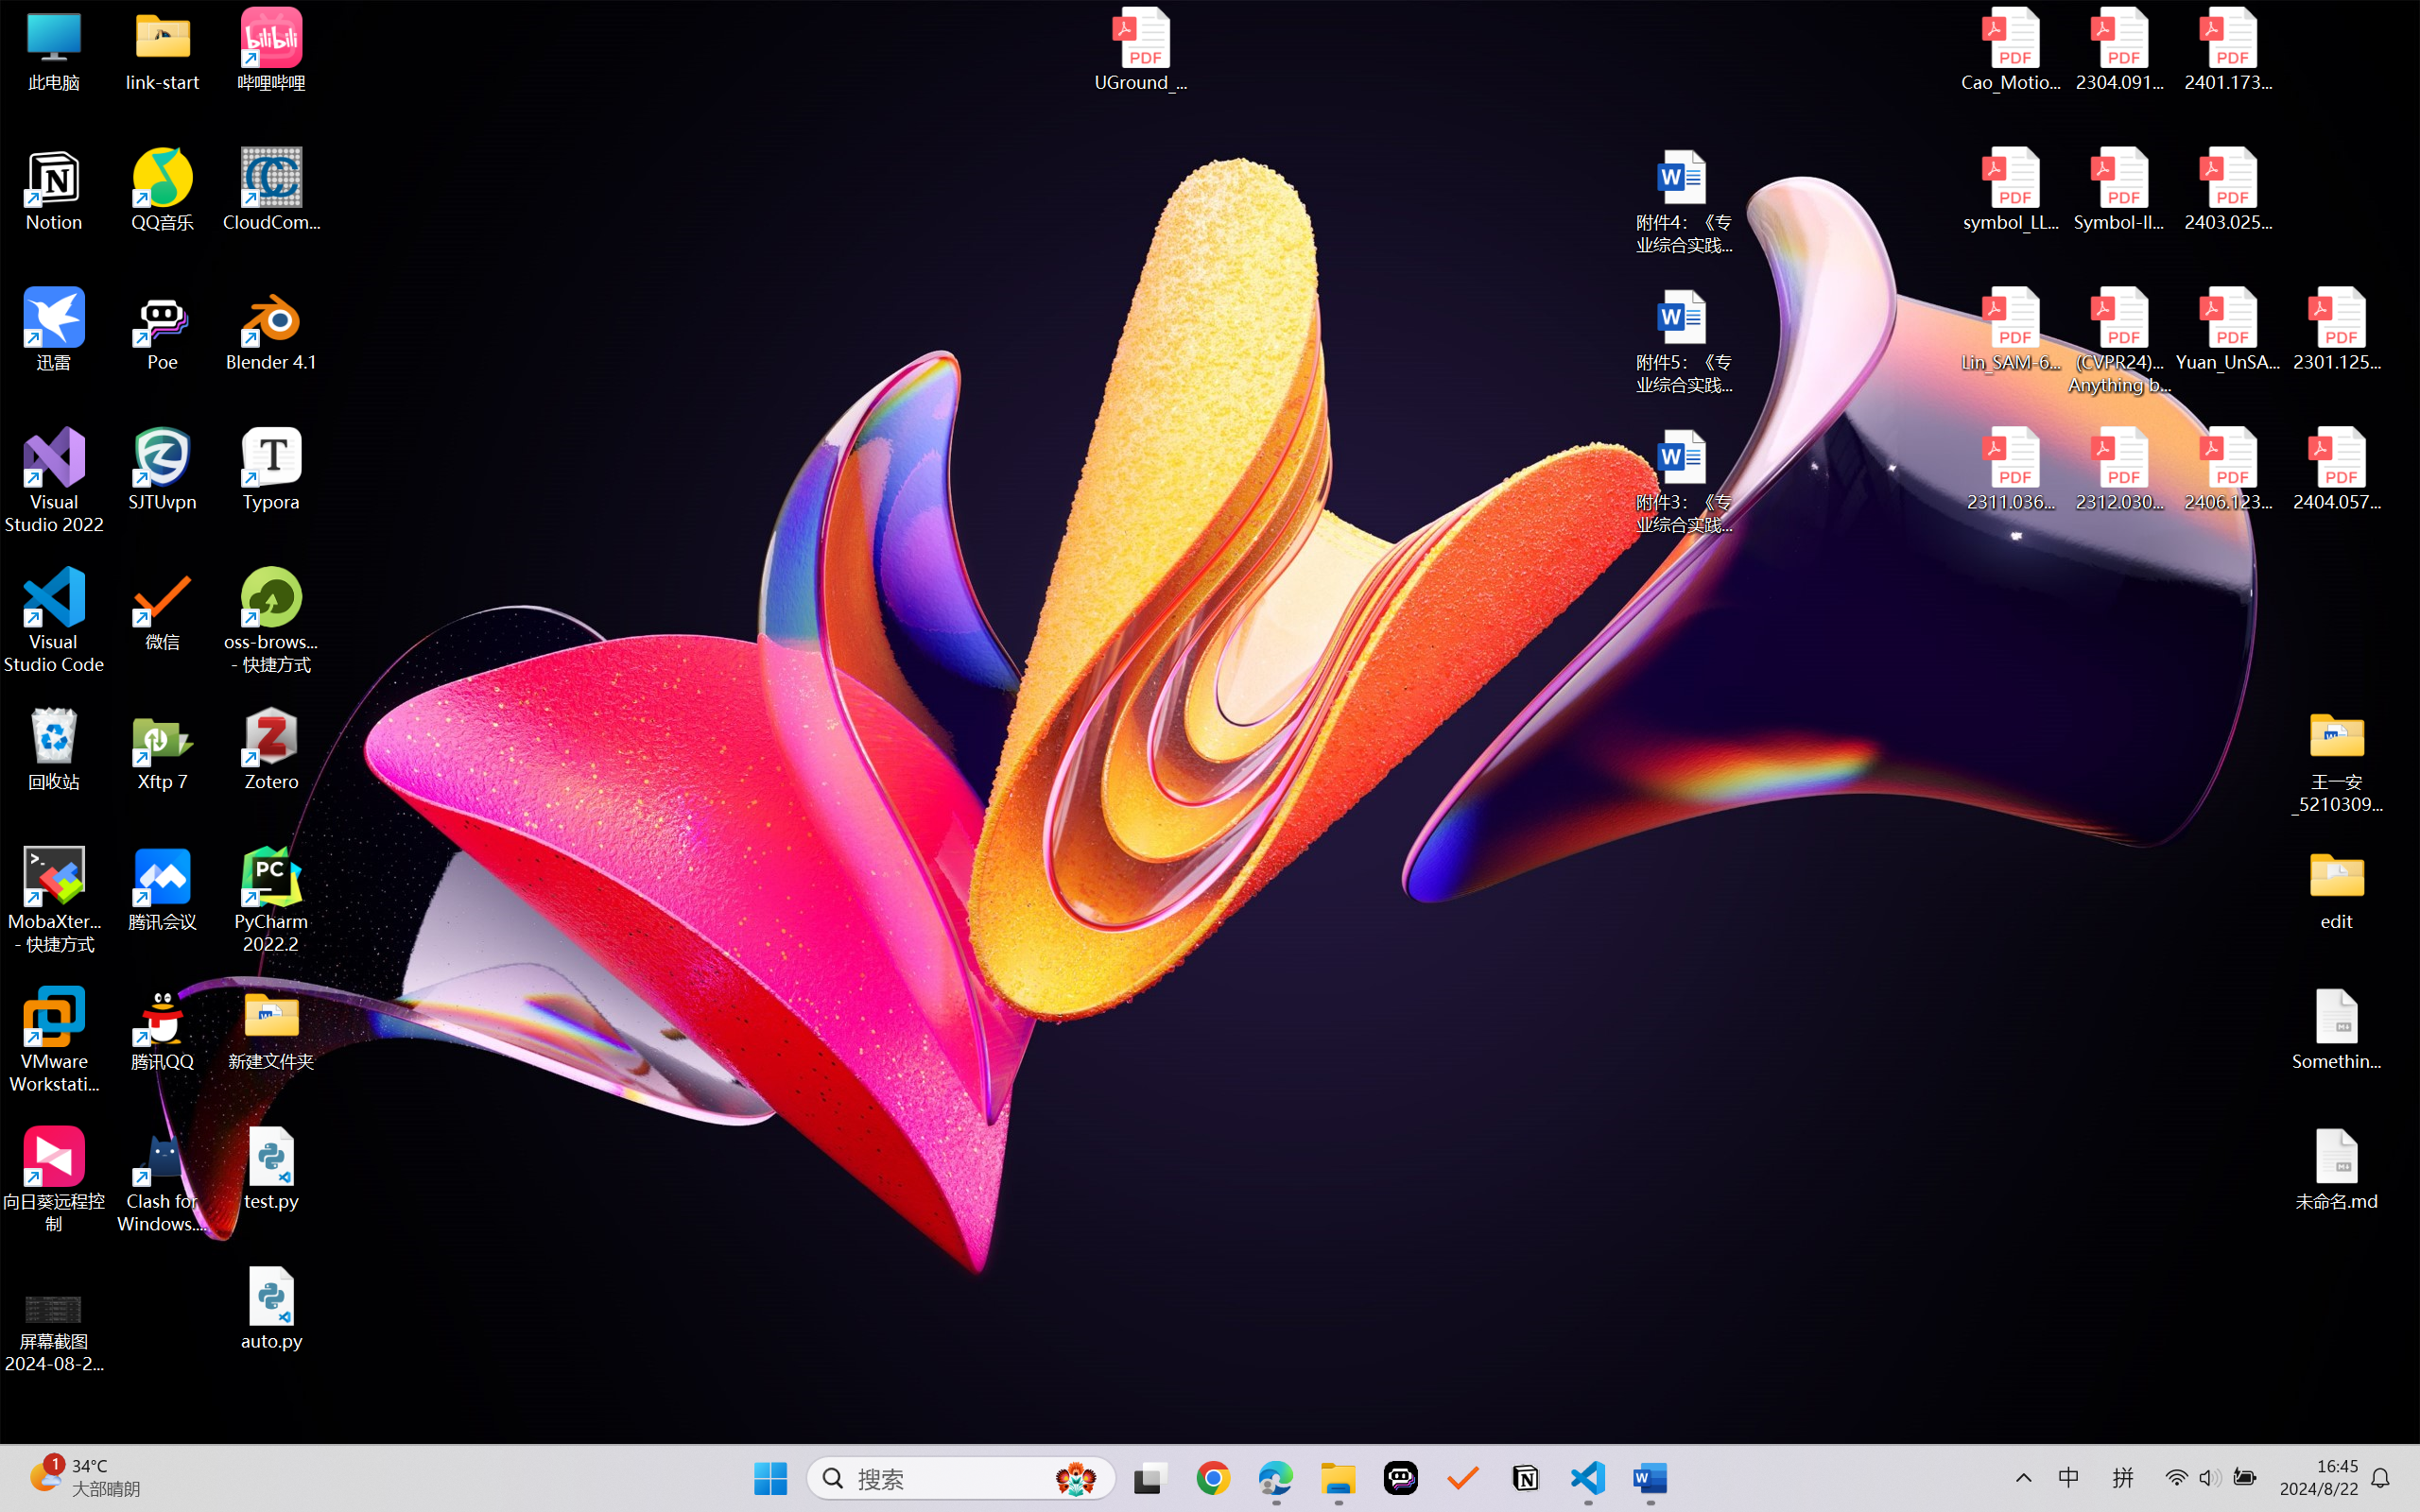  What do you see at coordinates (2118, 49) in the screenshot?
I see `'2304.09121v3.pdf'` at bounding box center [2118, 49].